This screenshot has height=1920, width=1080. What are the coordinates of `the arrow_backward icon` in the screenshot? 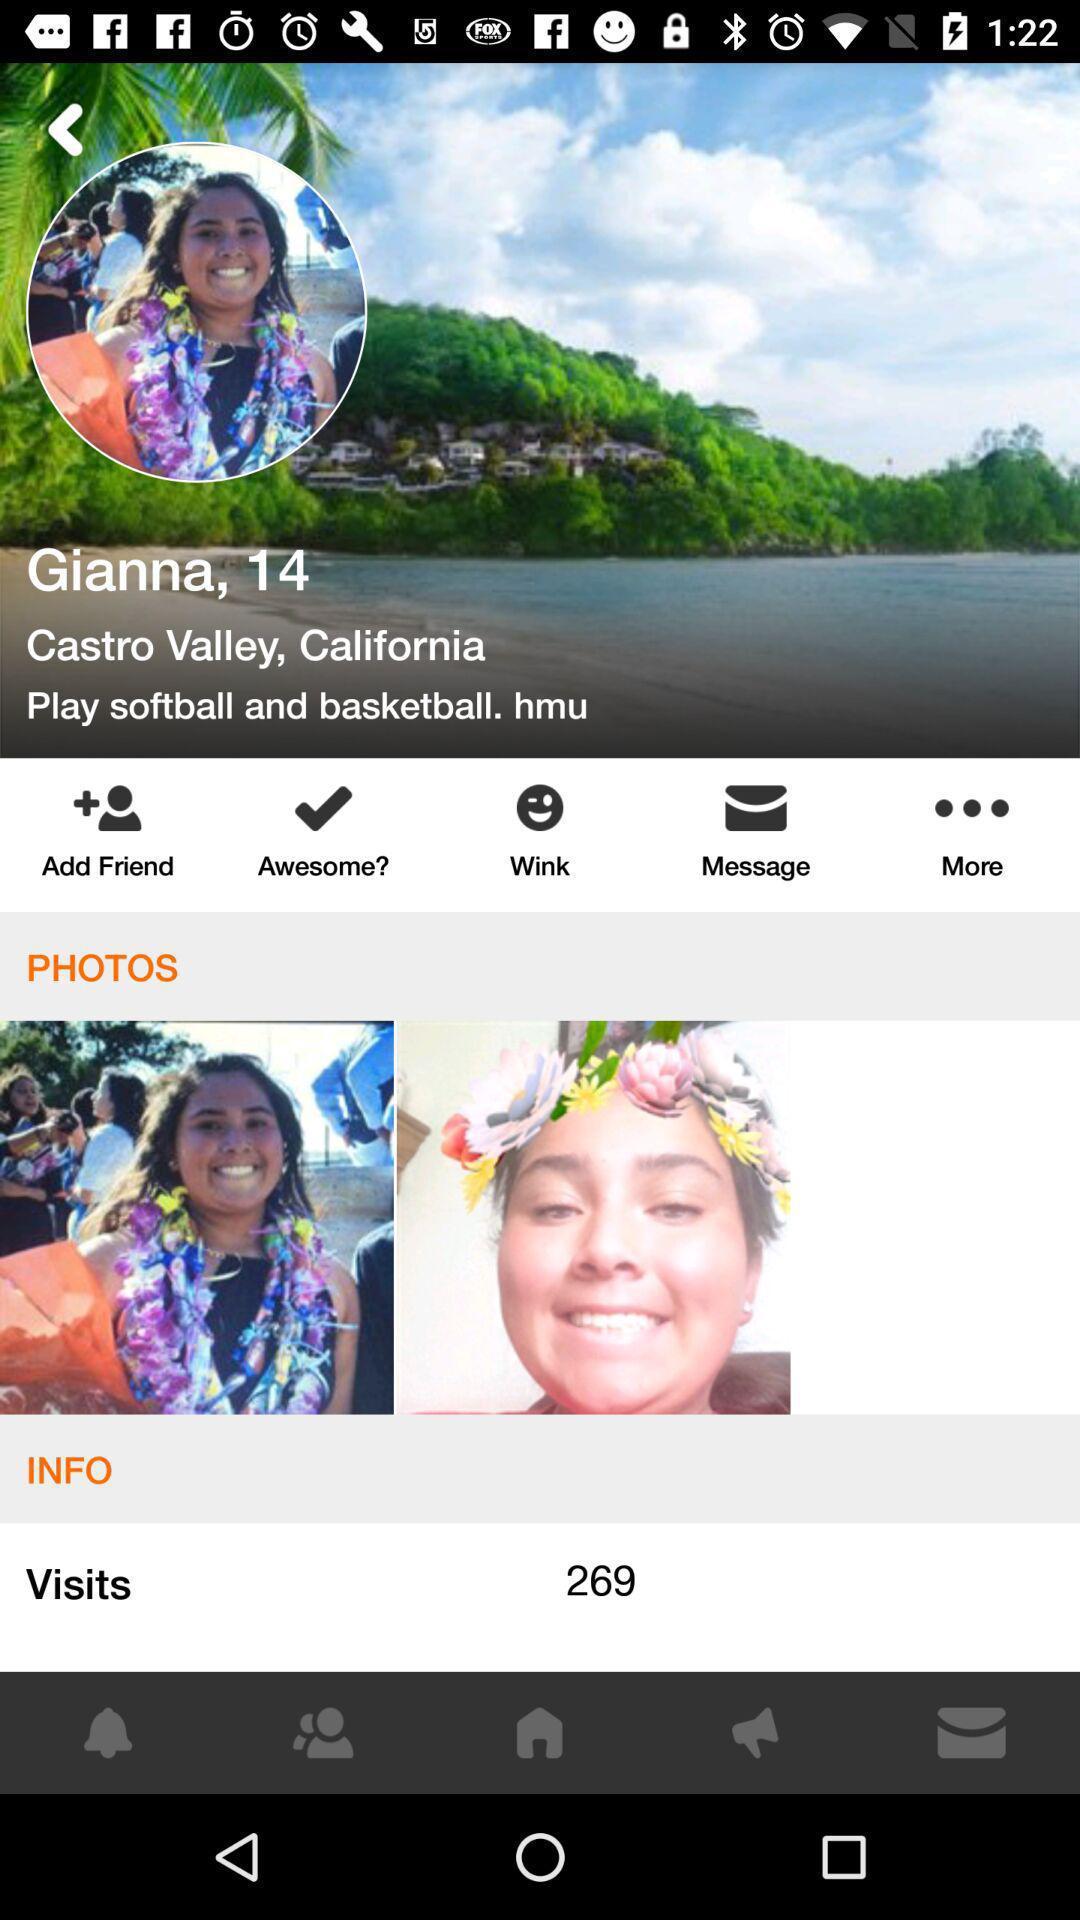 It's located at (65, 128).